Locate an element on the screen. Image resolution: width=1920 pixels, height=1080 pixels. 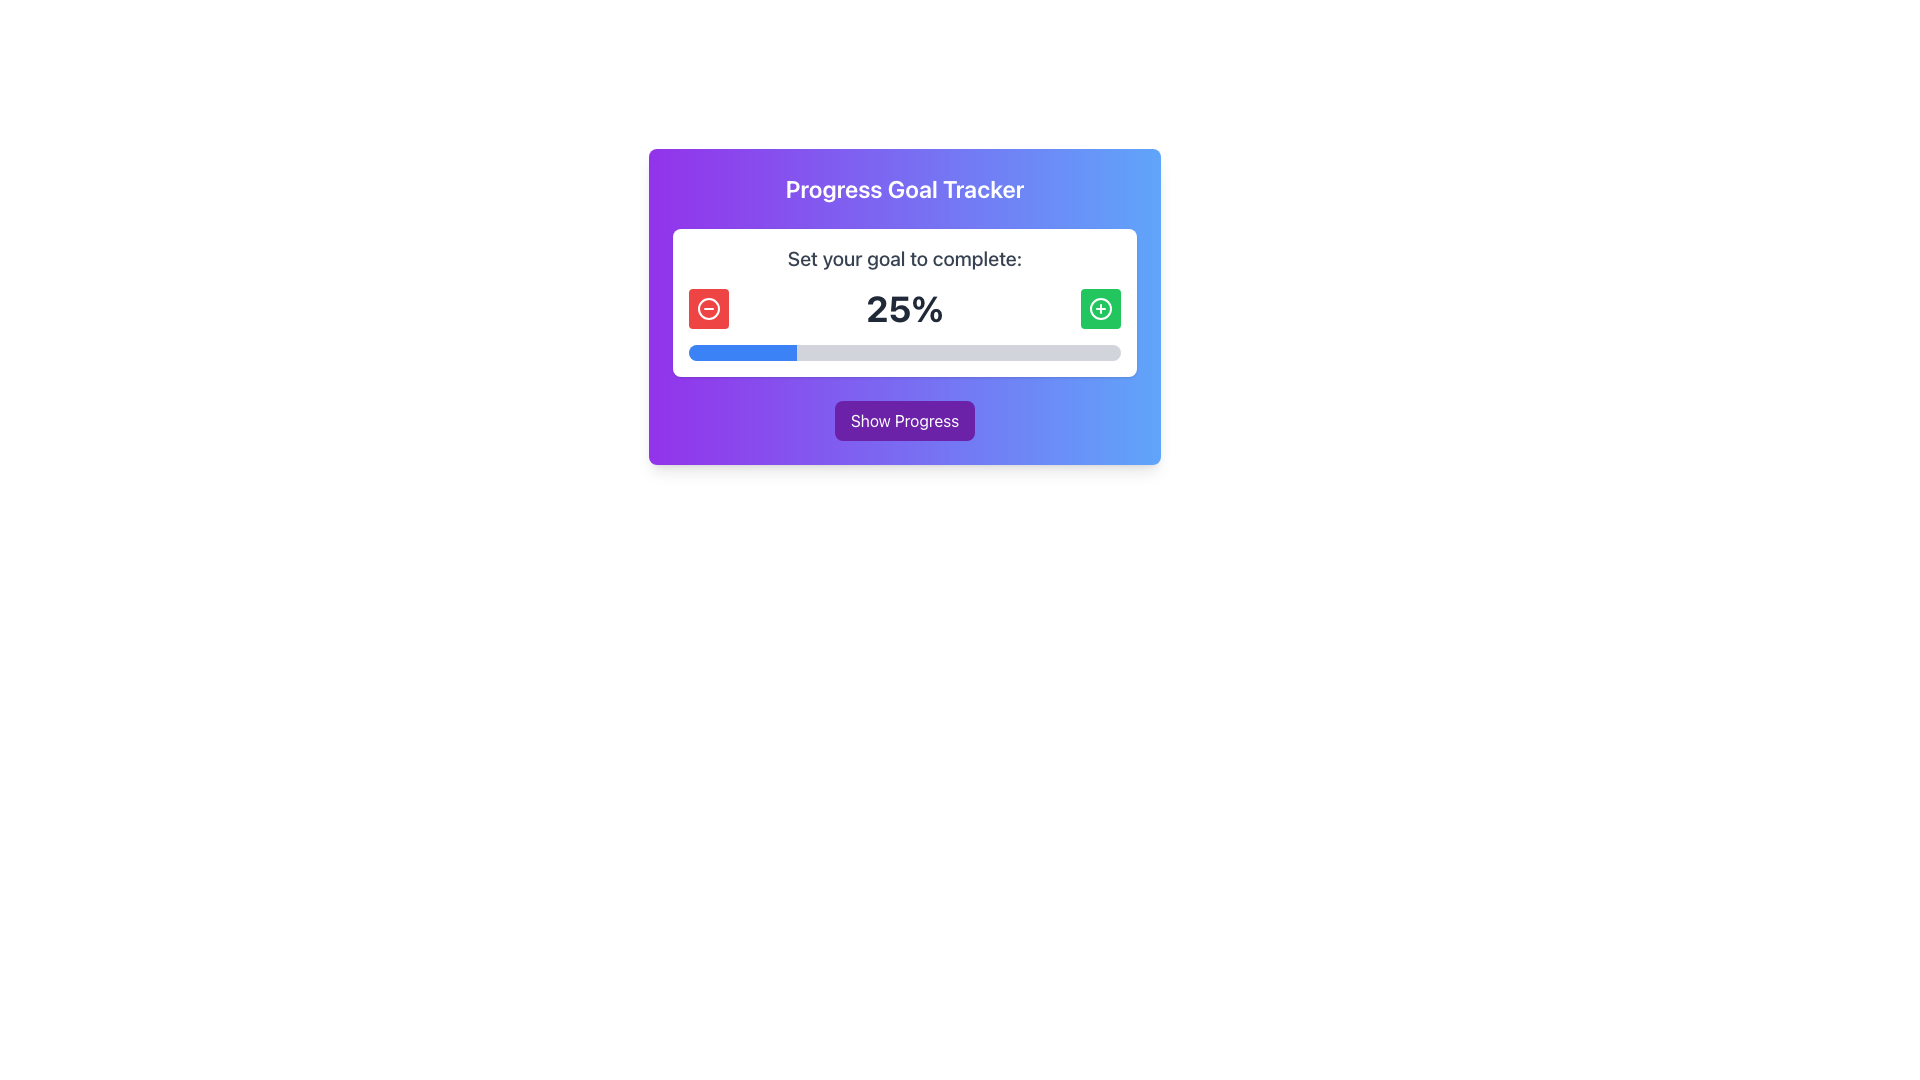
the decrease button on the left side of the progress bar within the 'Progress Goal Tracker' card is located at coordinates (709, 308).